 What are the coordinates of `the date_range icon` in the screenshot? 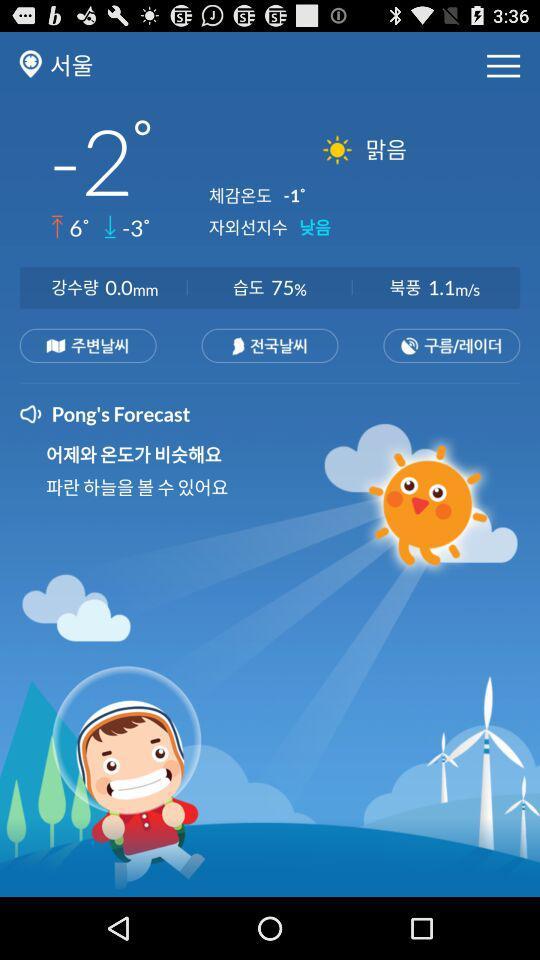 It's located at (451, 368).